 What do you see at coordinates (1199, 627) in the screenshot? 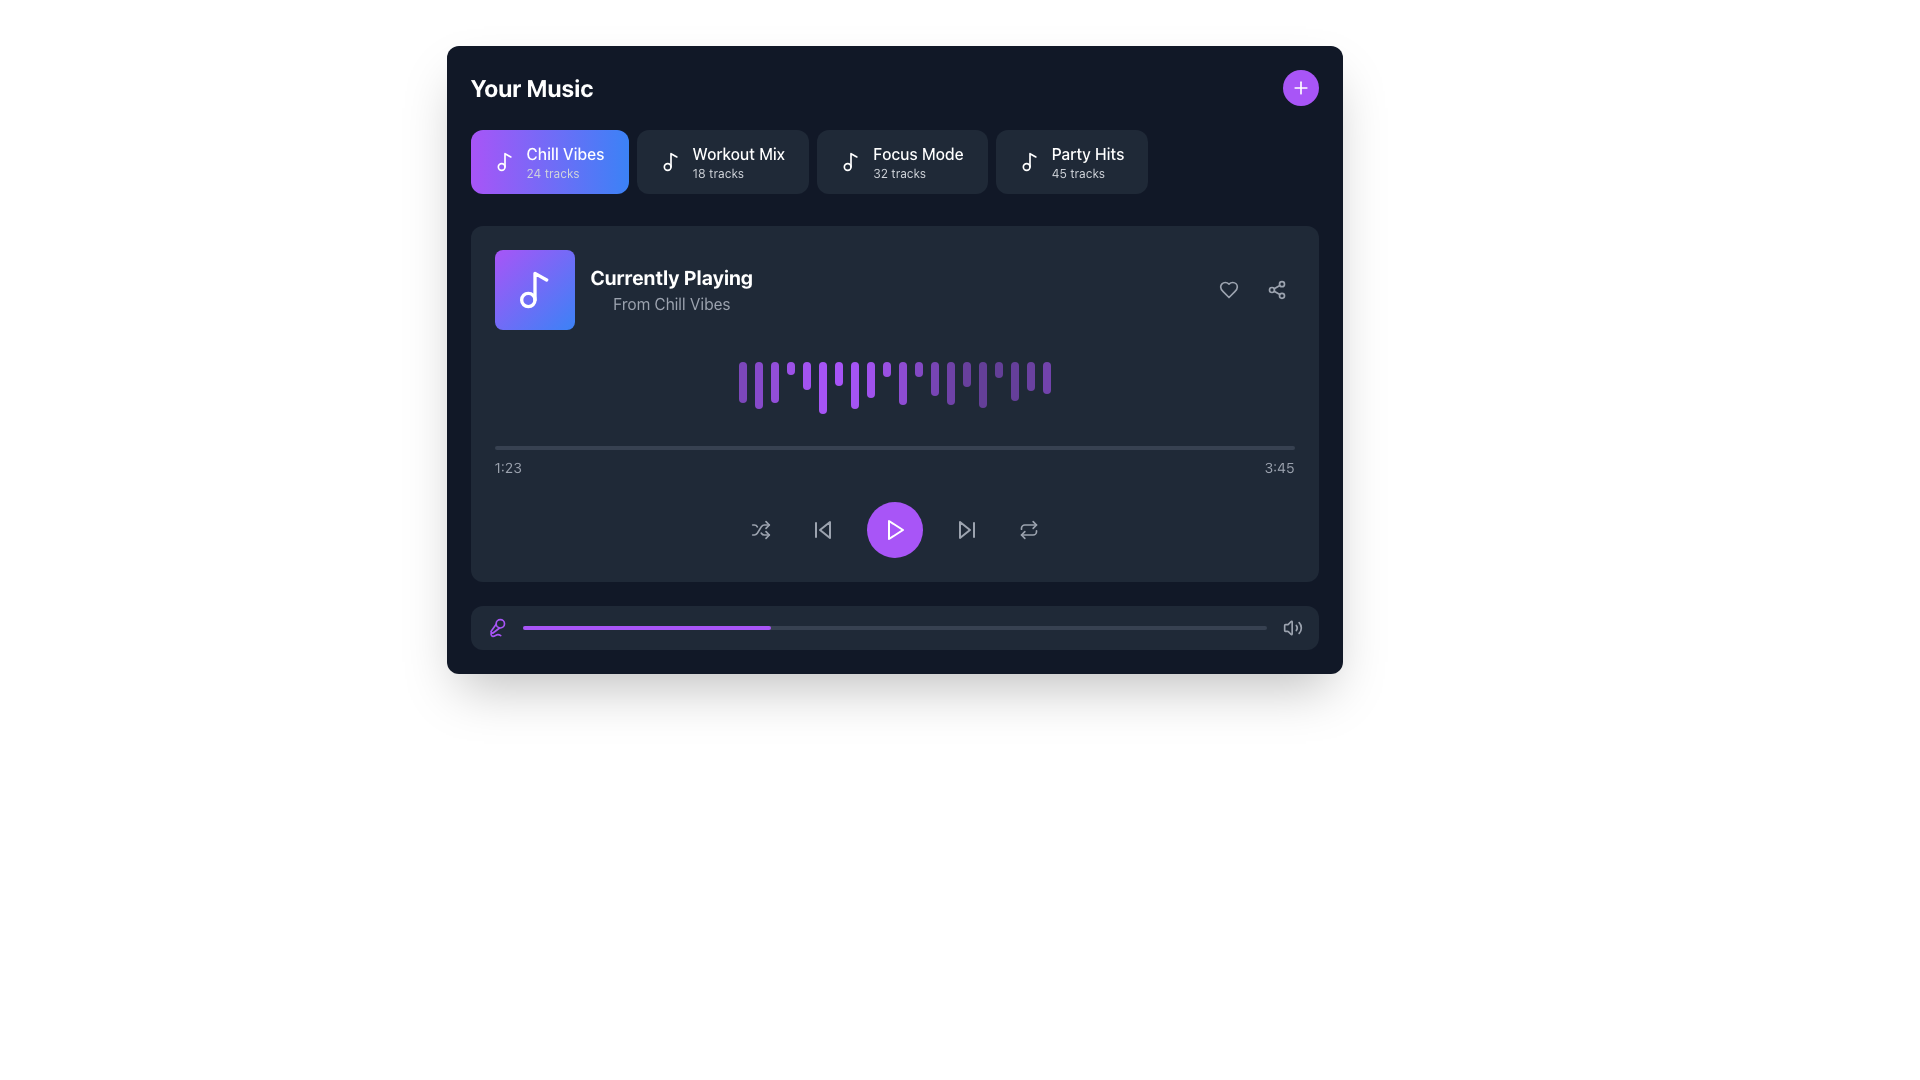
I see `the music progress bar` at bounding box center [1199, 627].